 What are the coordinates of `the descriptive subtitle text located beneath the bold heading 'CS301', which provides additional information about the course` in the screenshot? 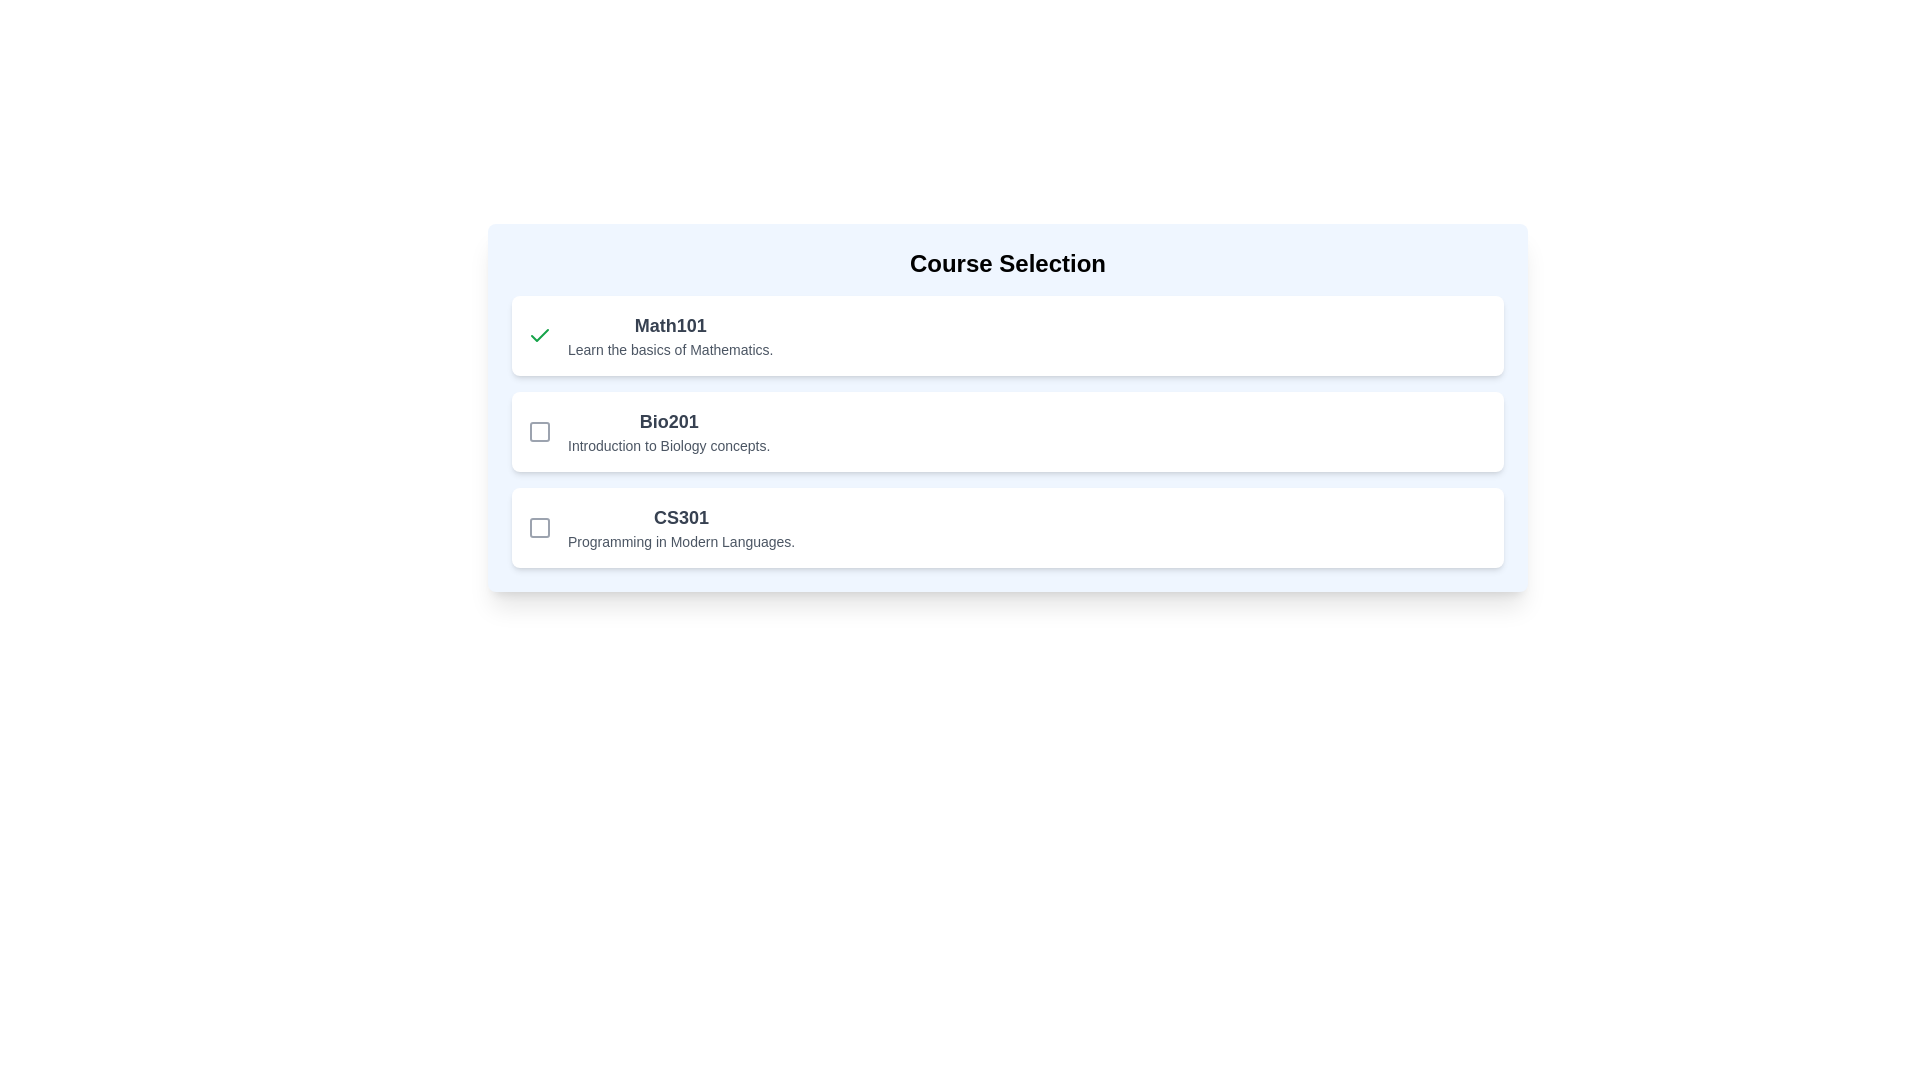 It's located at (681, 542).